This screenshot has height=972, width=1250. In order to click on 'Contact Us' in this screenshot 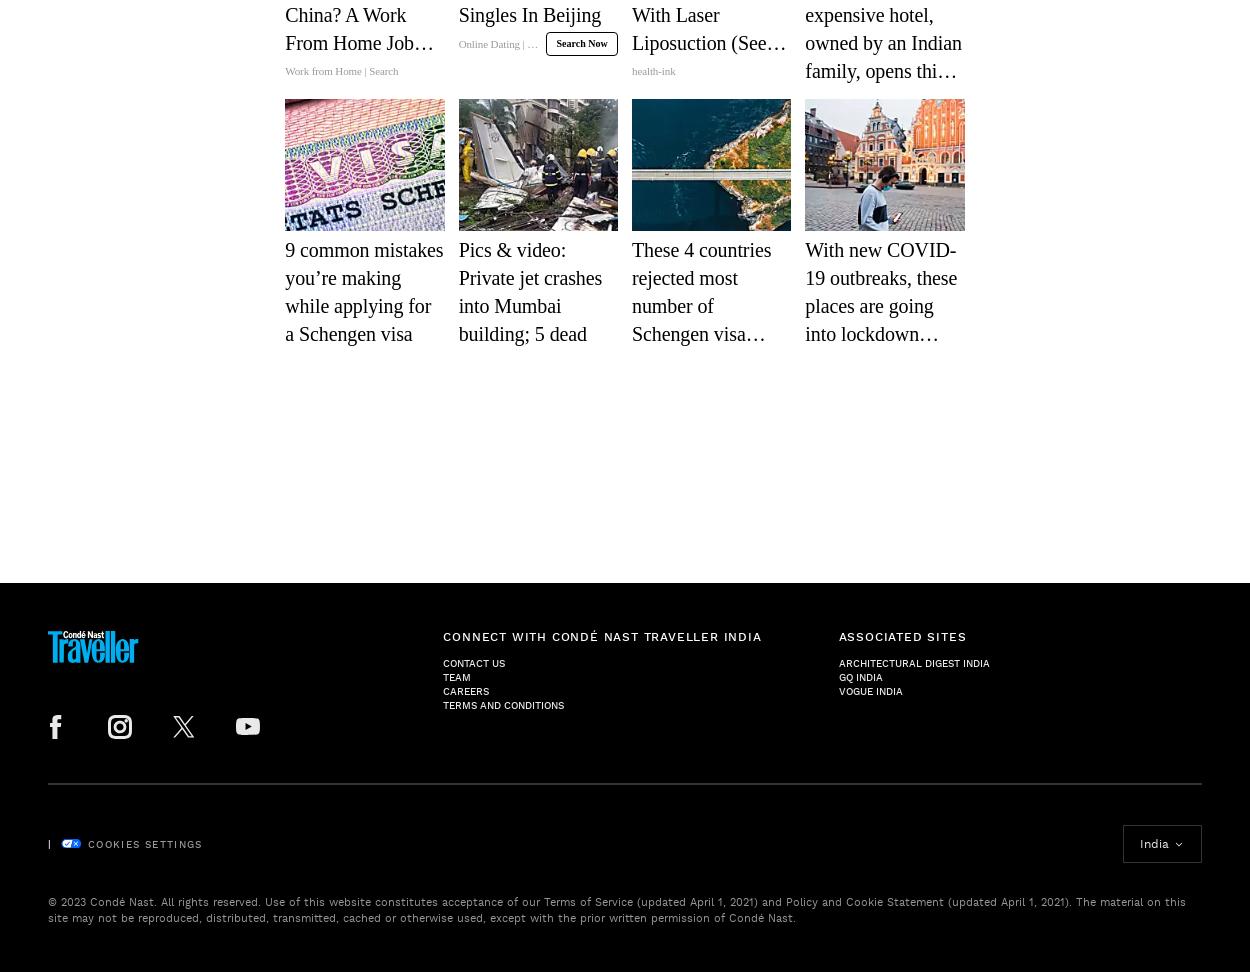, I will do `click(473, 663)`.